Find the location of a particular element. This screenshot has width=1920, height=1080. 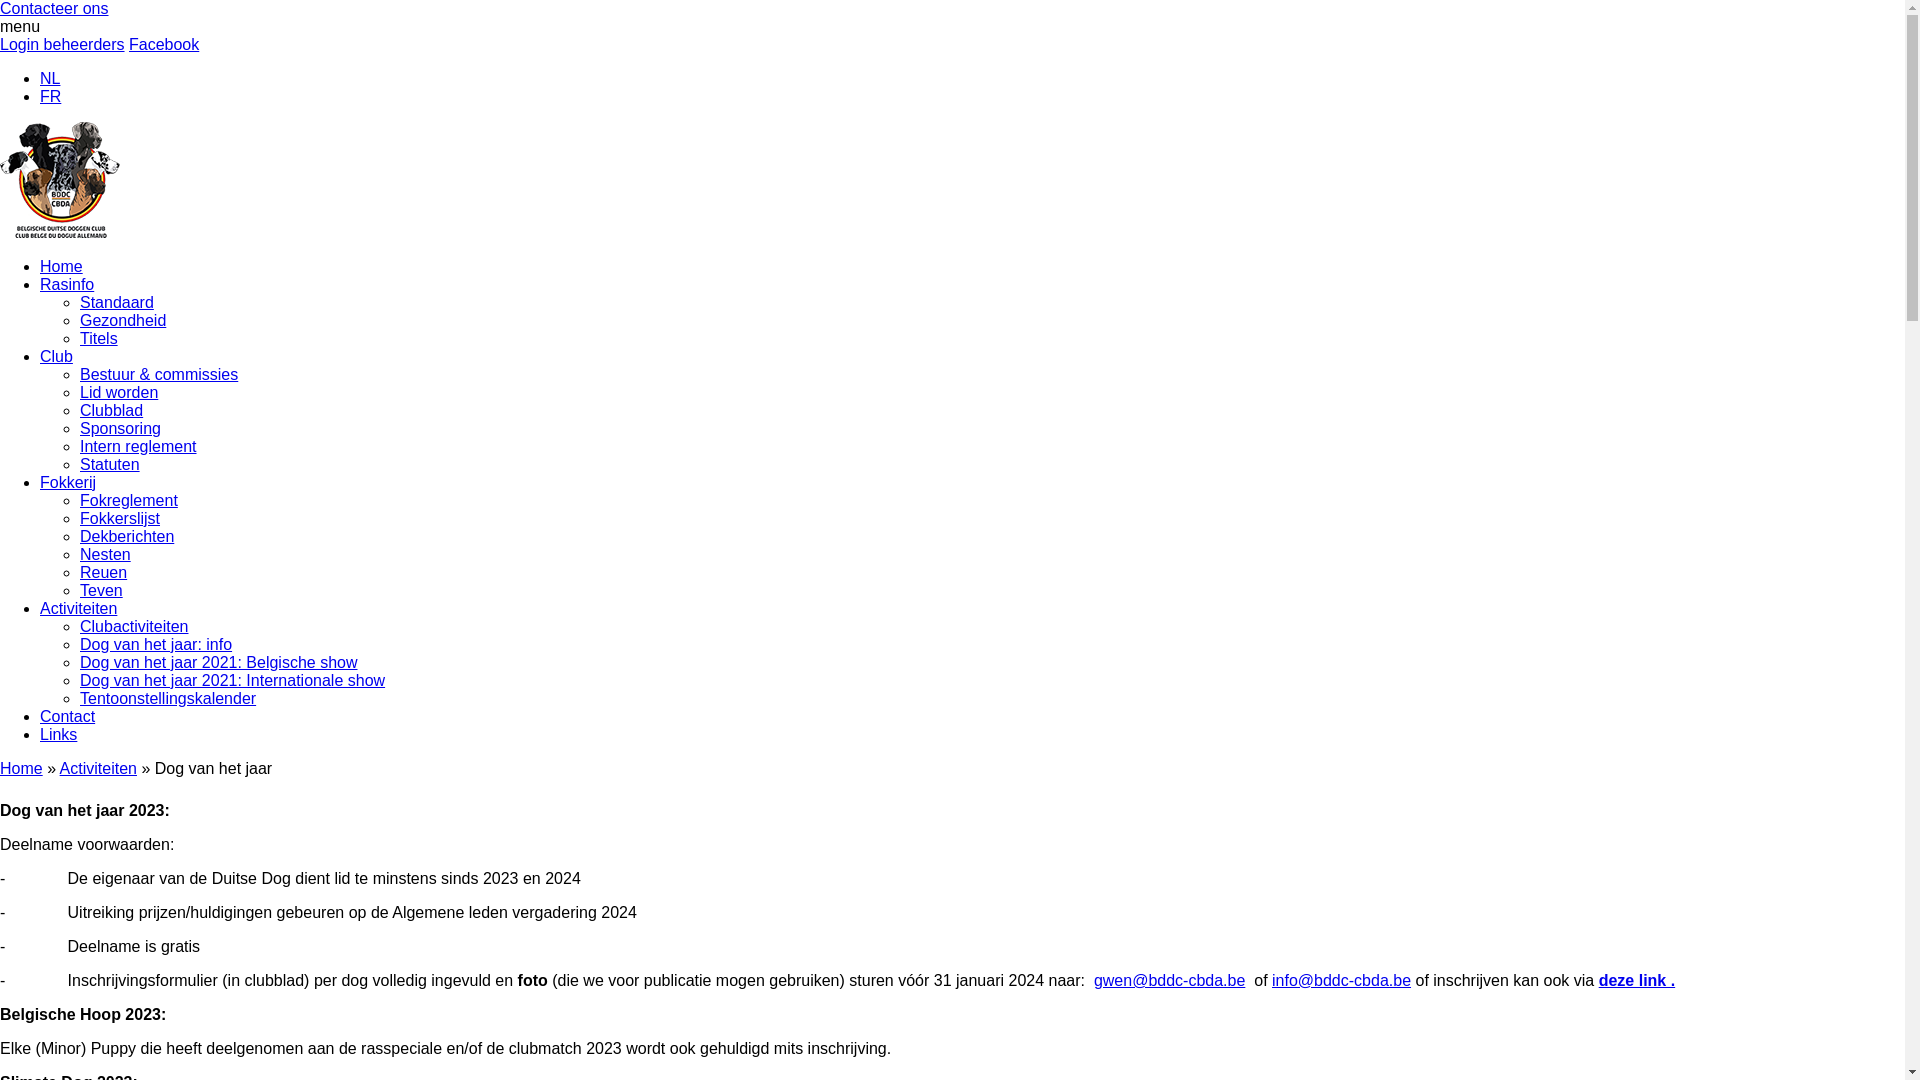

'NL' is located at coordinates (39, 77).